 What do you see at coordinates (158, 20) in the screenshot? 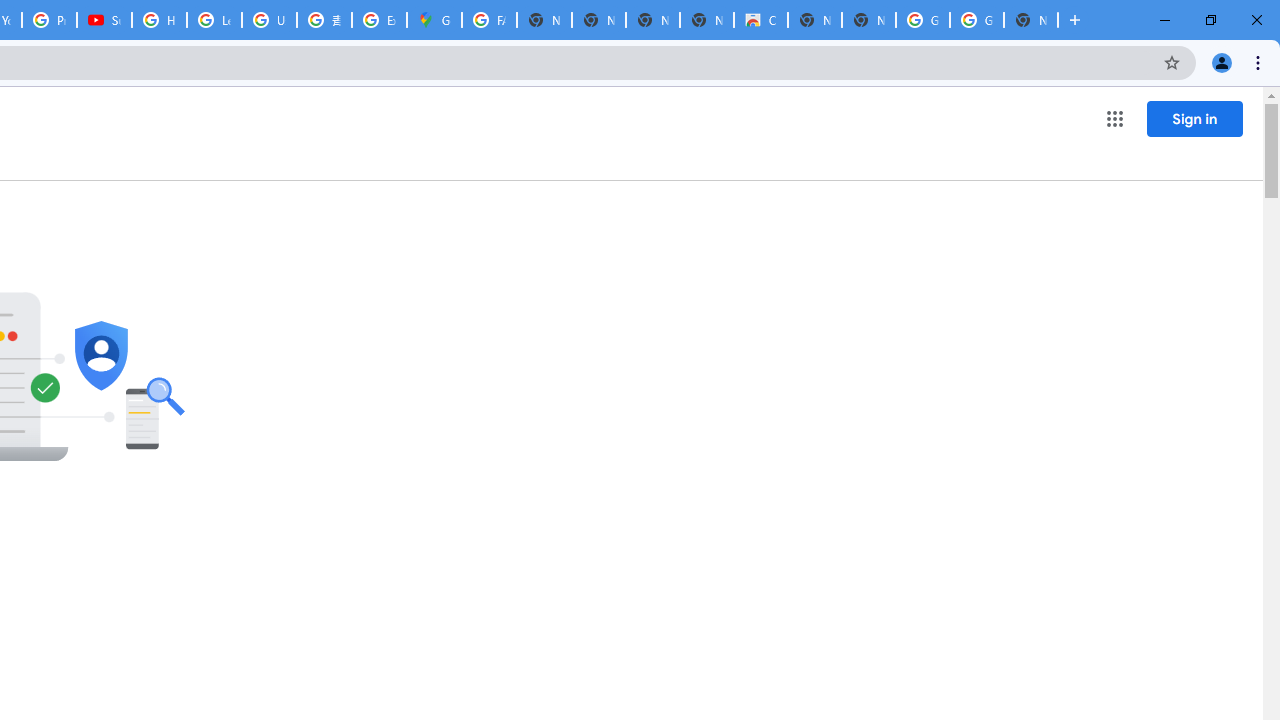
I see `'How Chrome protects your passwords - Google Chrome Help'` at bounding box center [158, 20].